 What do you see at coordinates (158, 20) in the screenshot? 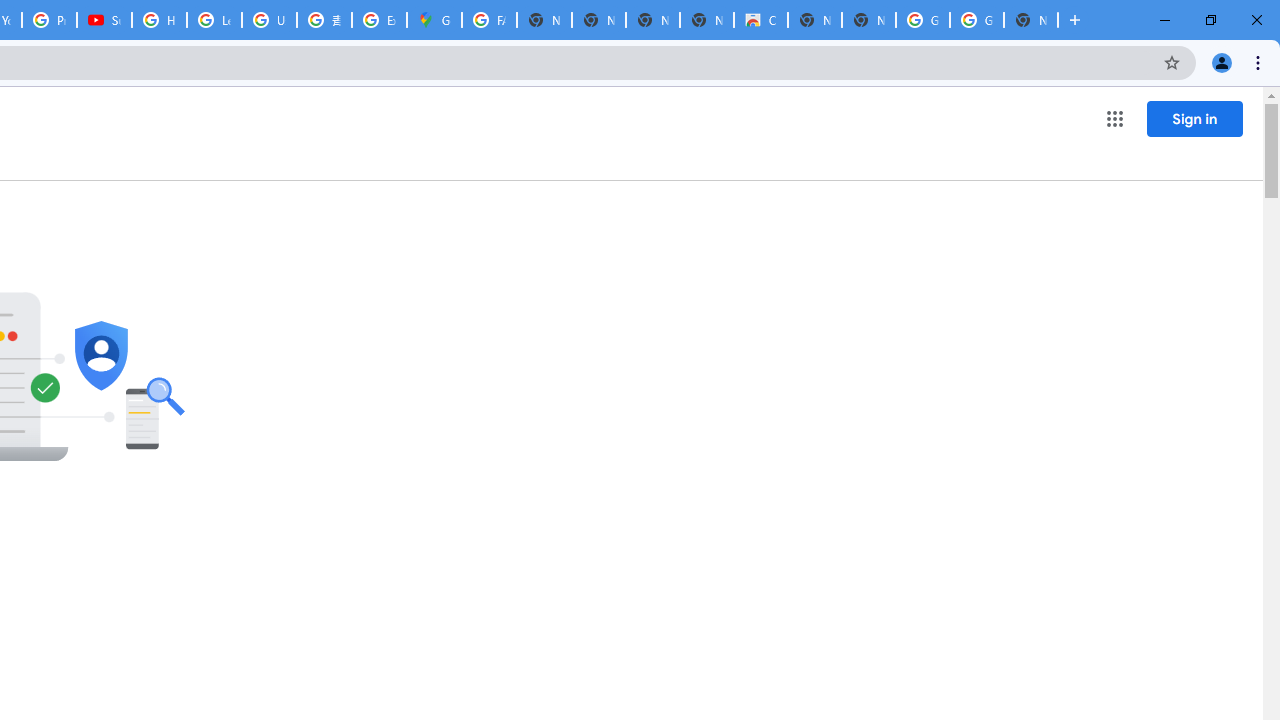
I see `'How Chrome protects your passwords - Google Chrome Help'` at bounding box center [158, 20].